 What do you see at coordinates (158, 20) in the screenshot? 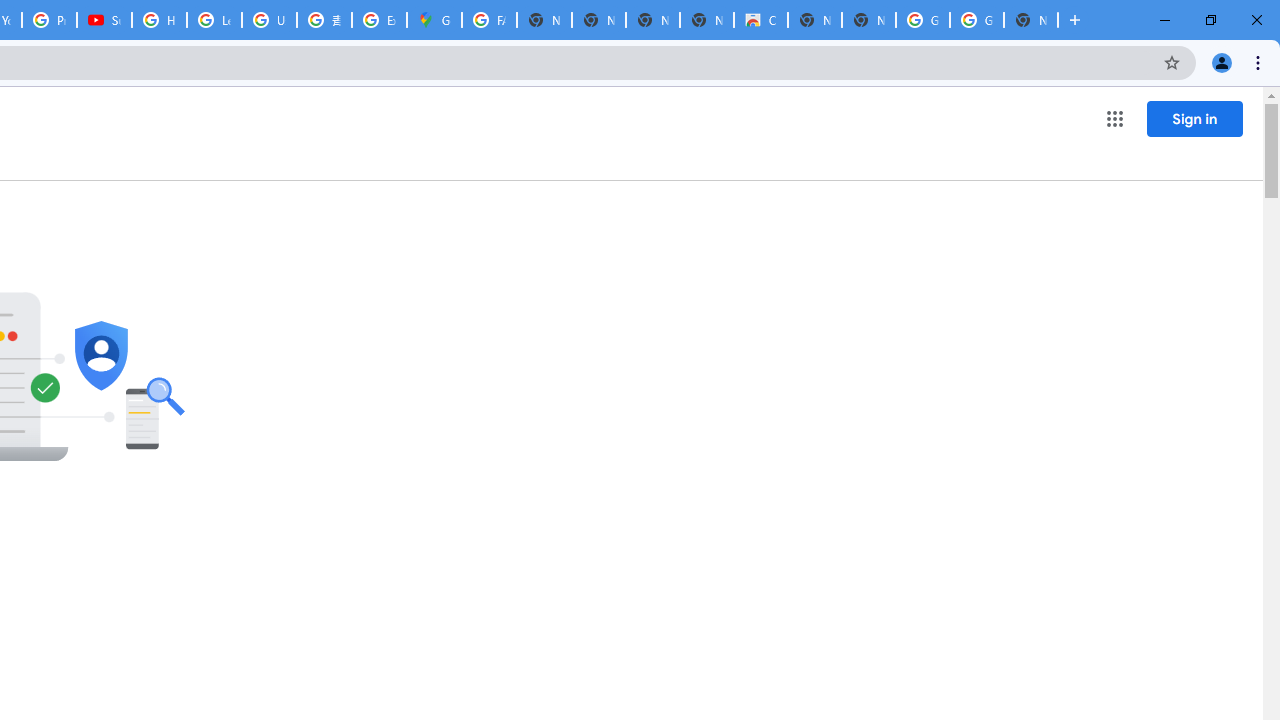
I see `'How Chrome protects your passwords - Google Chrome Help'` at bounding box center [158, 20].